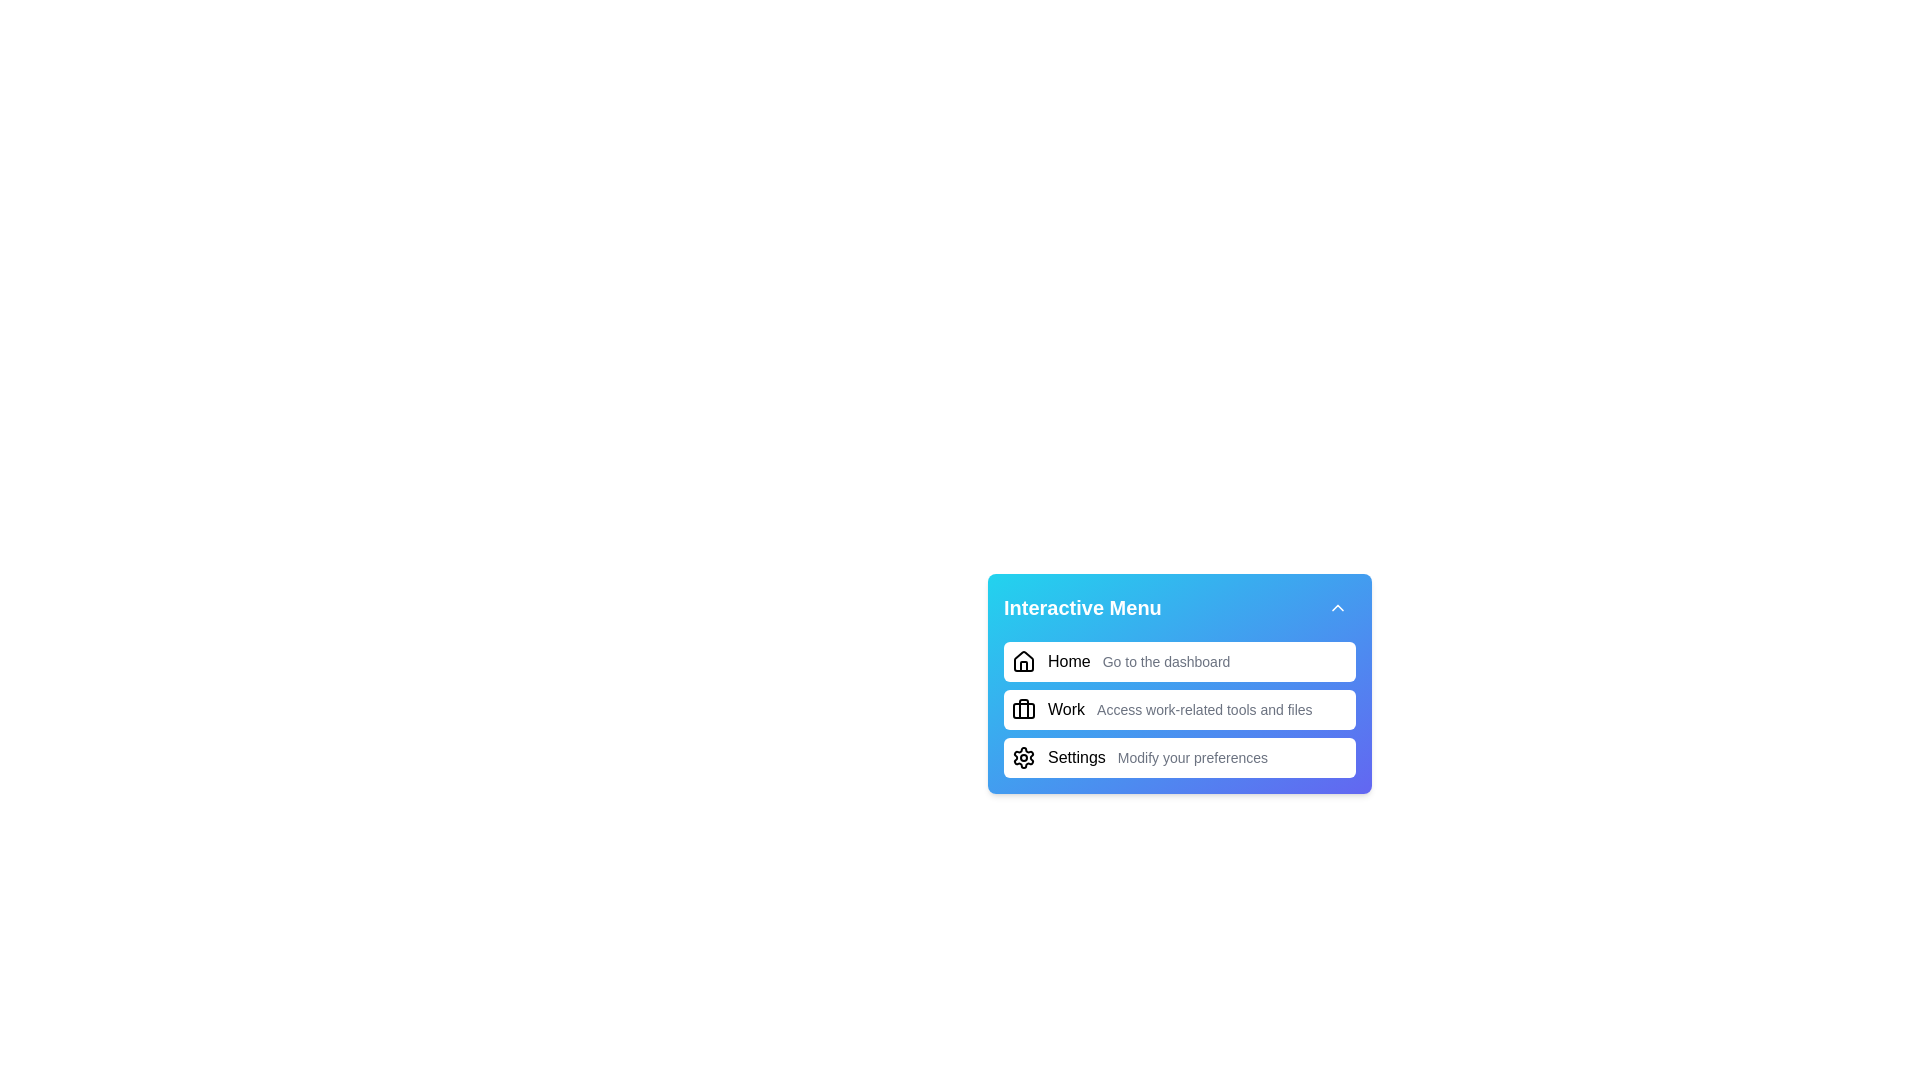  I want to click on the static text component displaying 'Modify your preferences' located under the 'Settings' header in the menu interface, so click(1192, 758).